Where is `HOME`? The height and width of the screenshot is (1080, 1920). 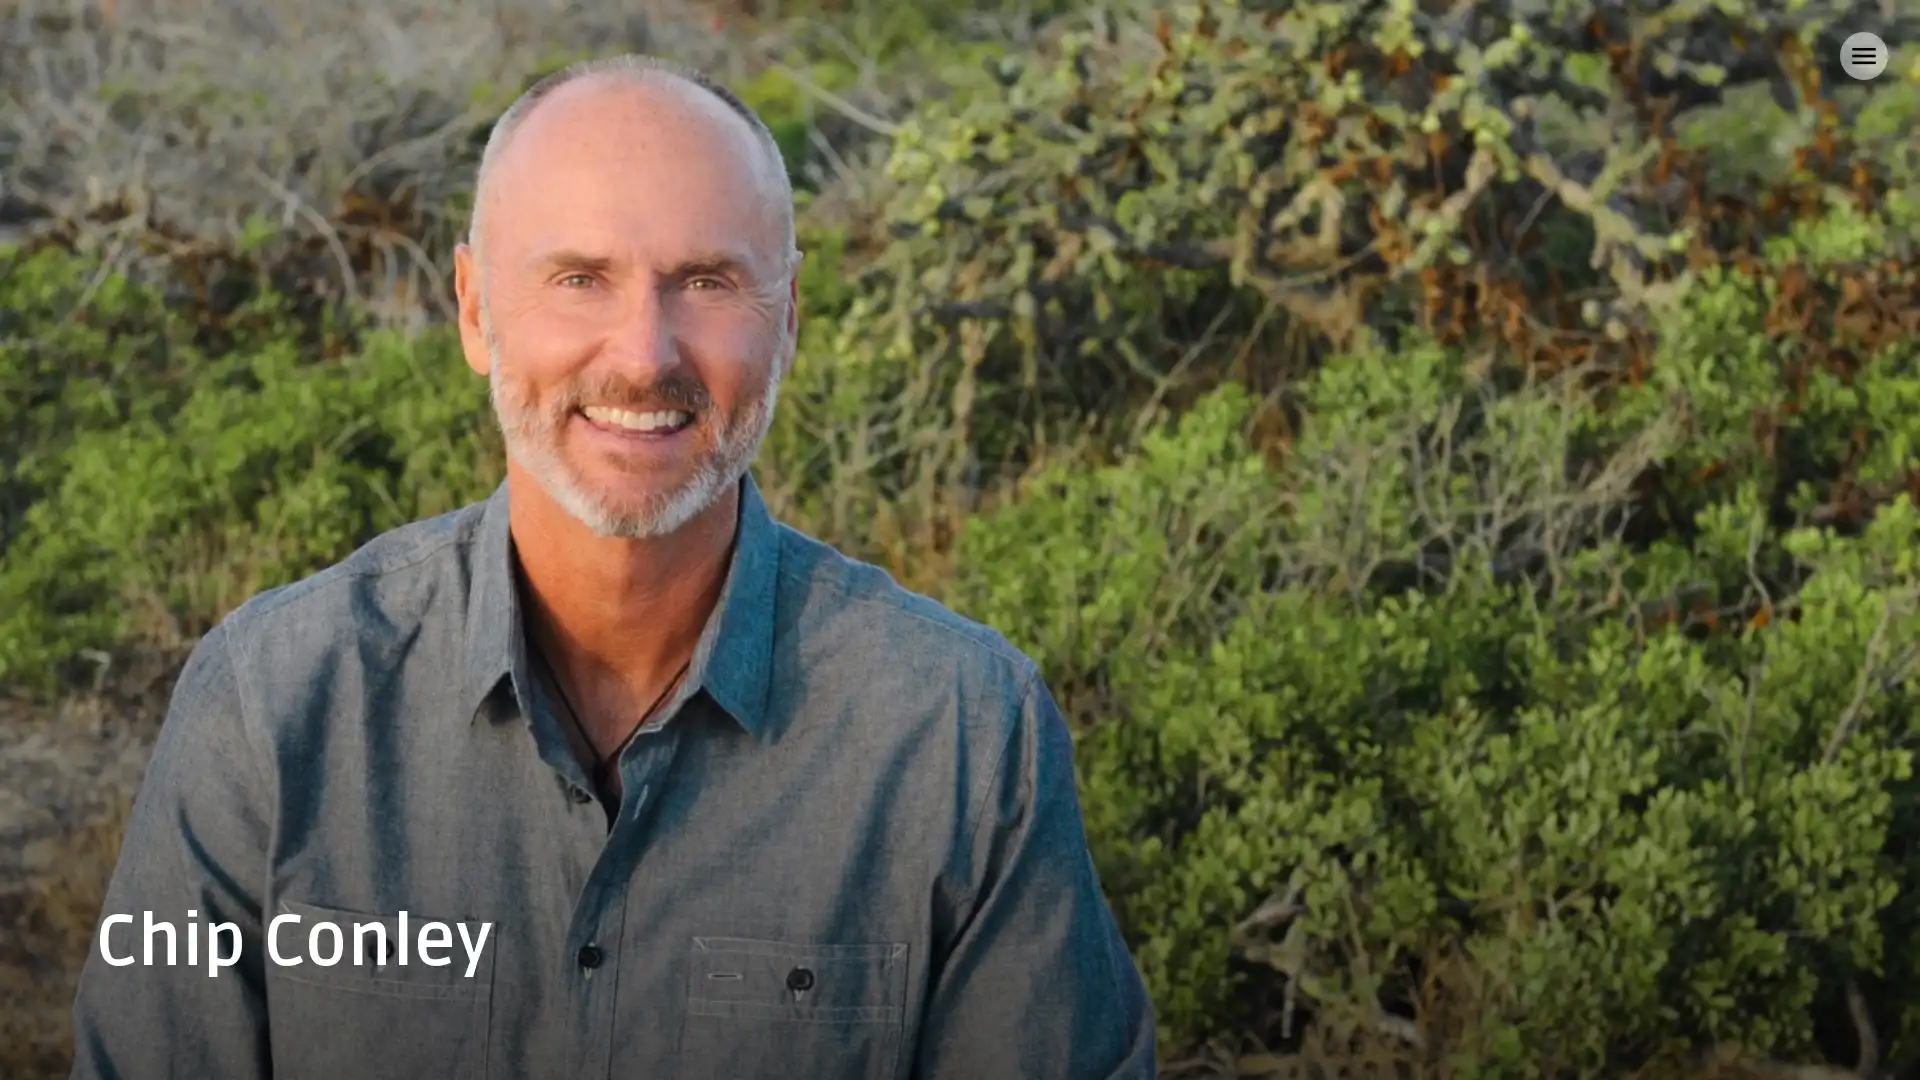
HOME is located at coordinates (72, 55).